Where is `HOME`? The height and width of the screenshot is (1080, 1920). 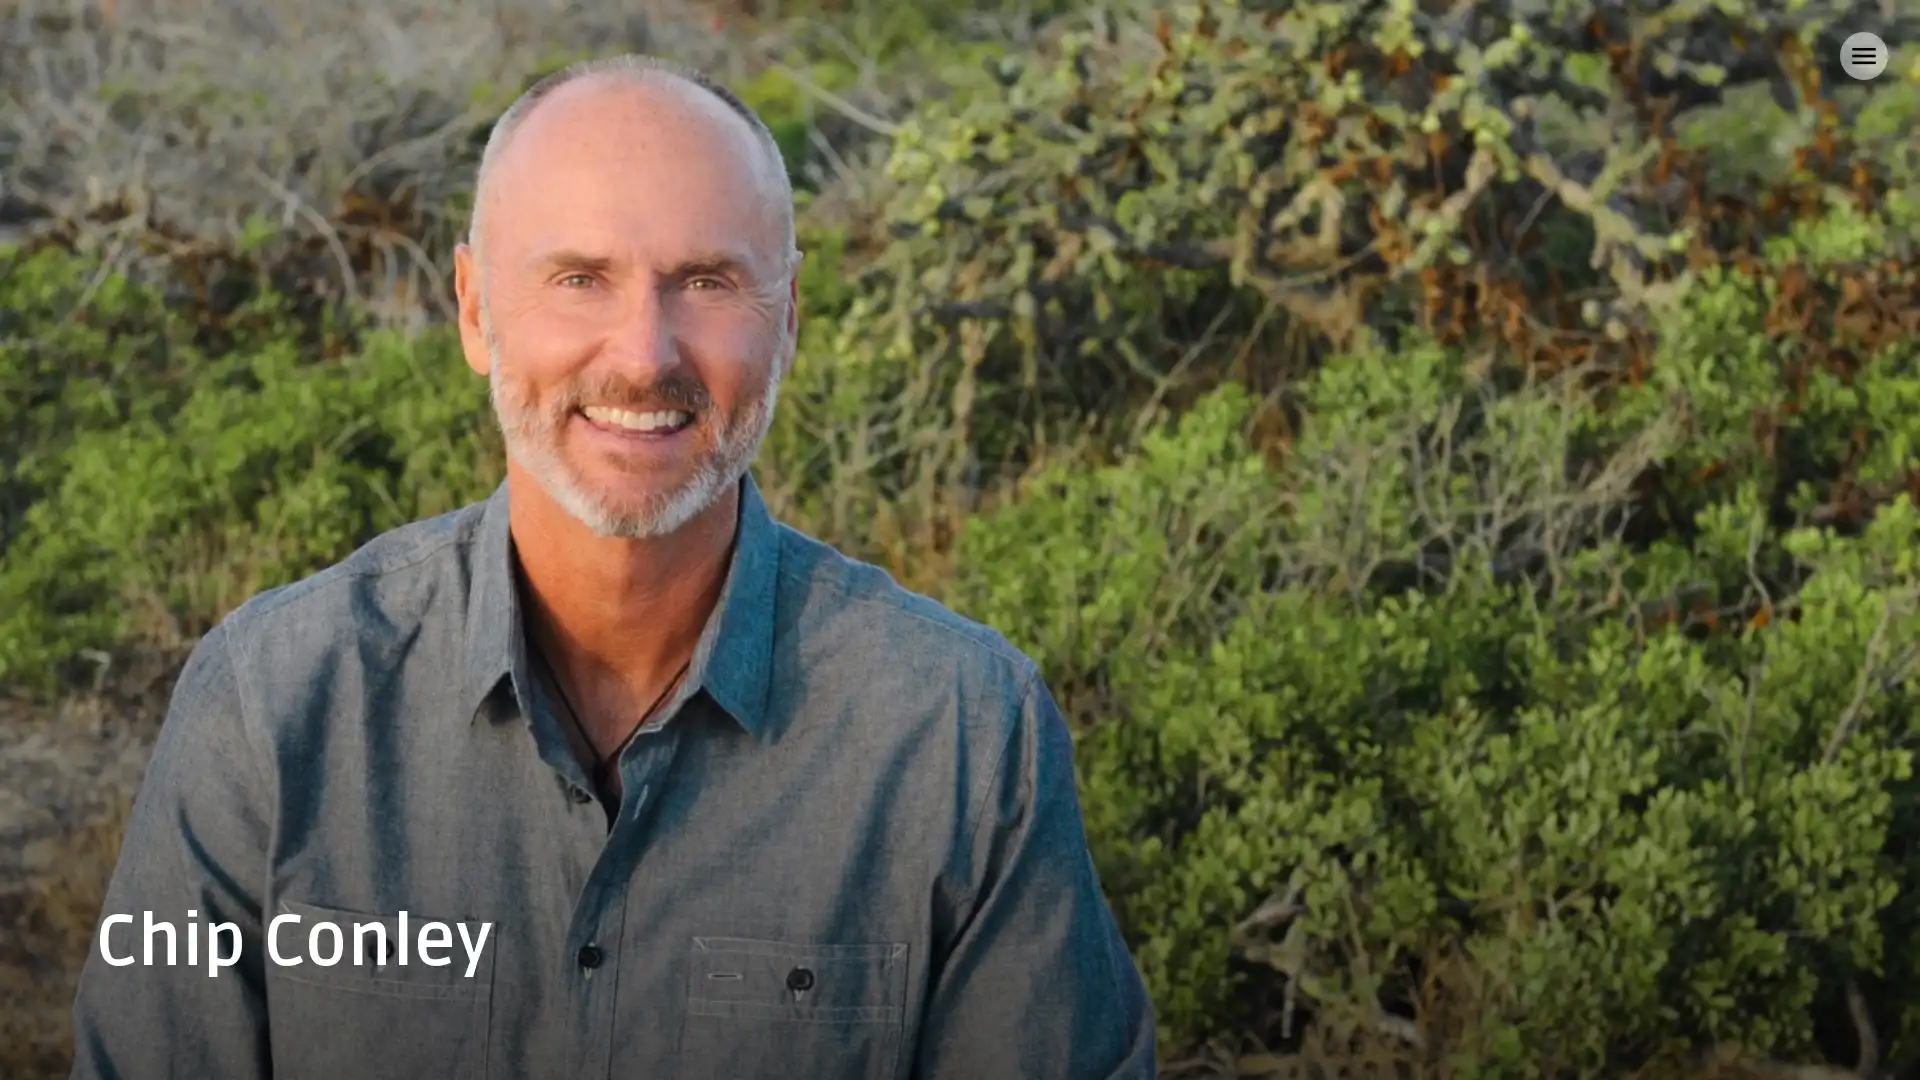
HOME is located at coordinates (72, 55).